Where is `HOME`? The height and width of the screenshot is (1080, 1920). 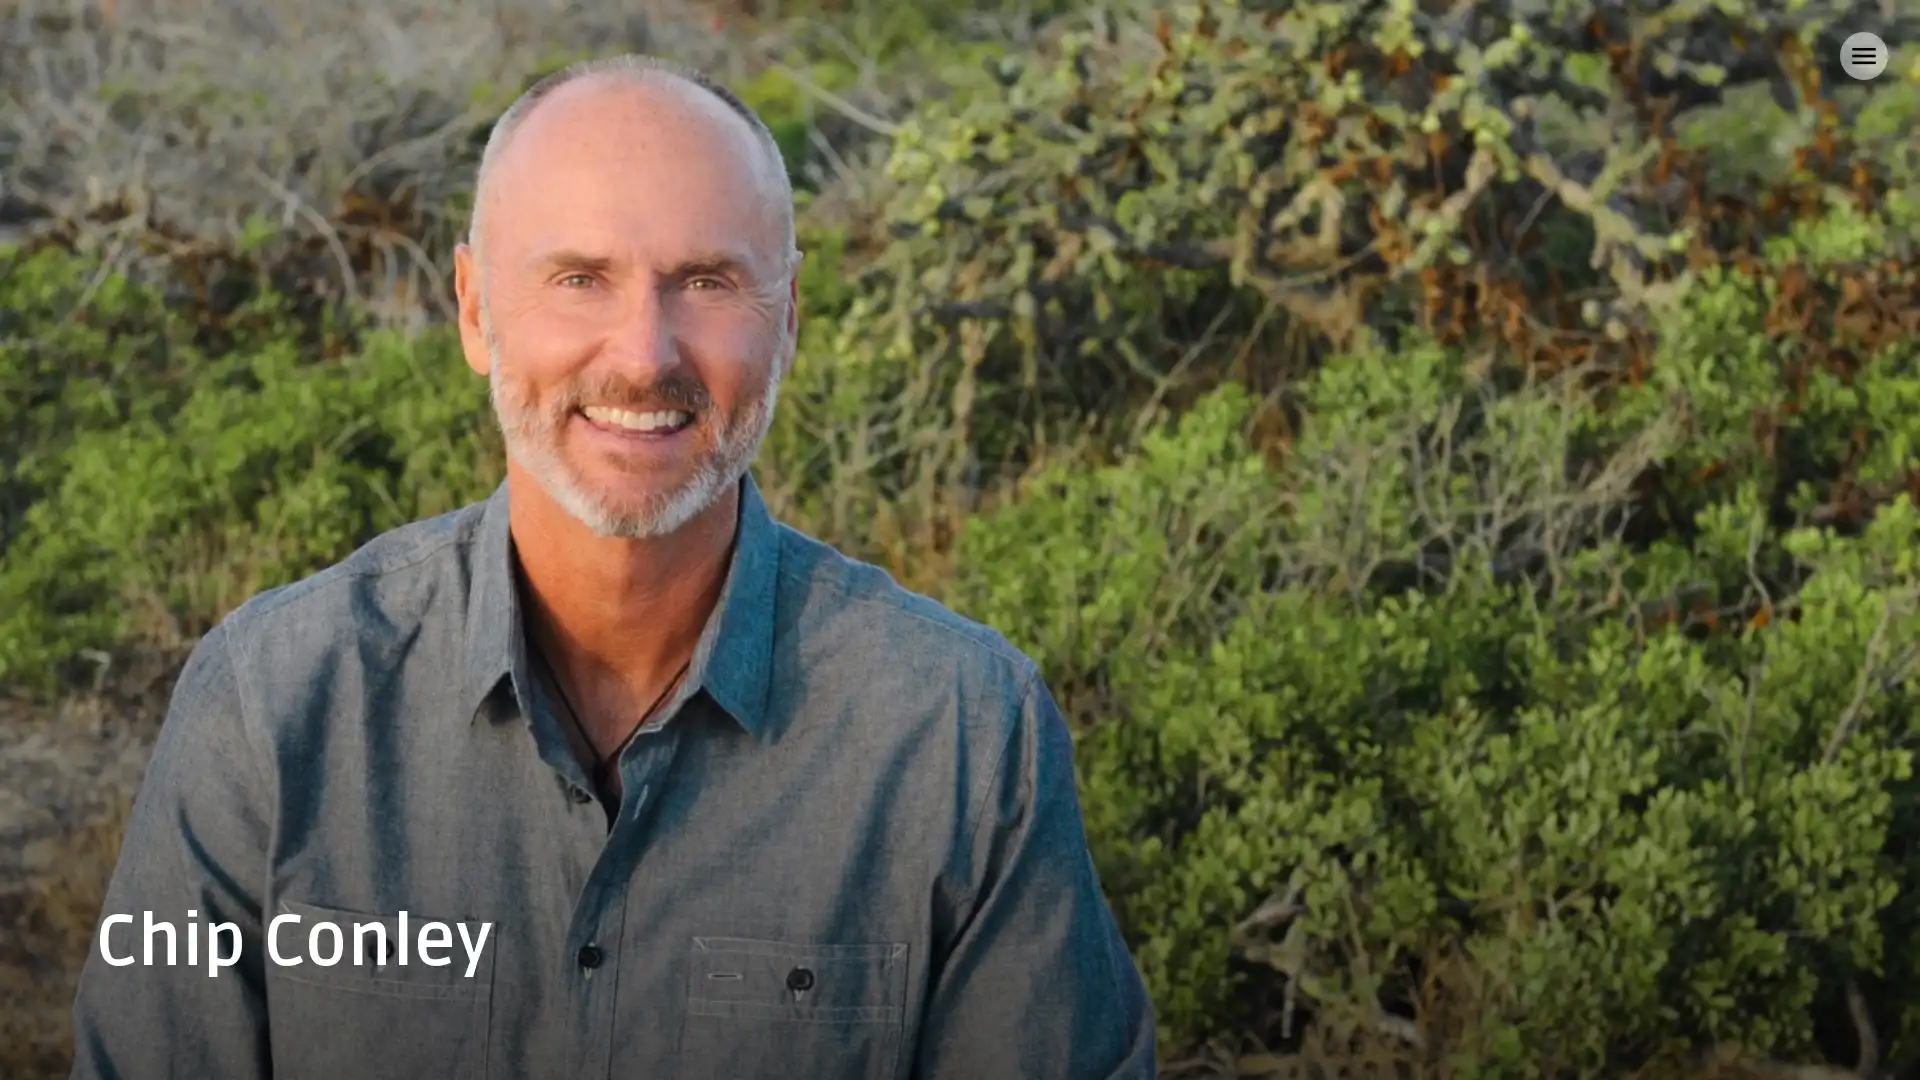
HOME is located at coordinates (72, 55).